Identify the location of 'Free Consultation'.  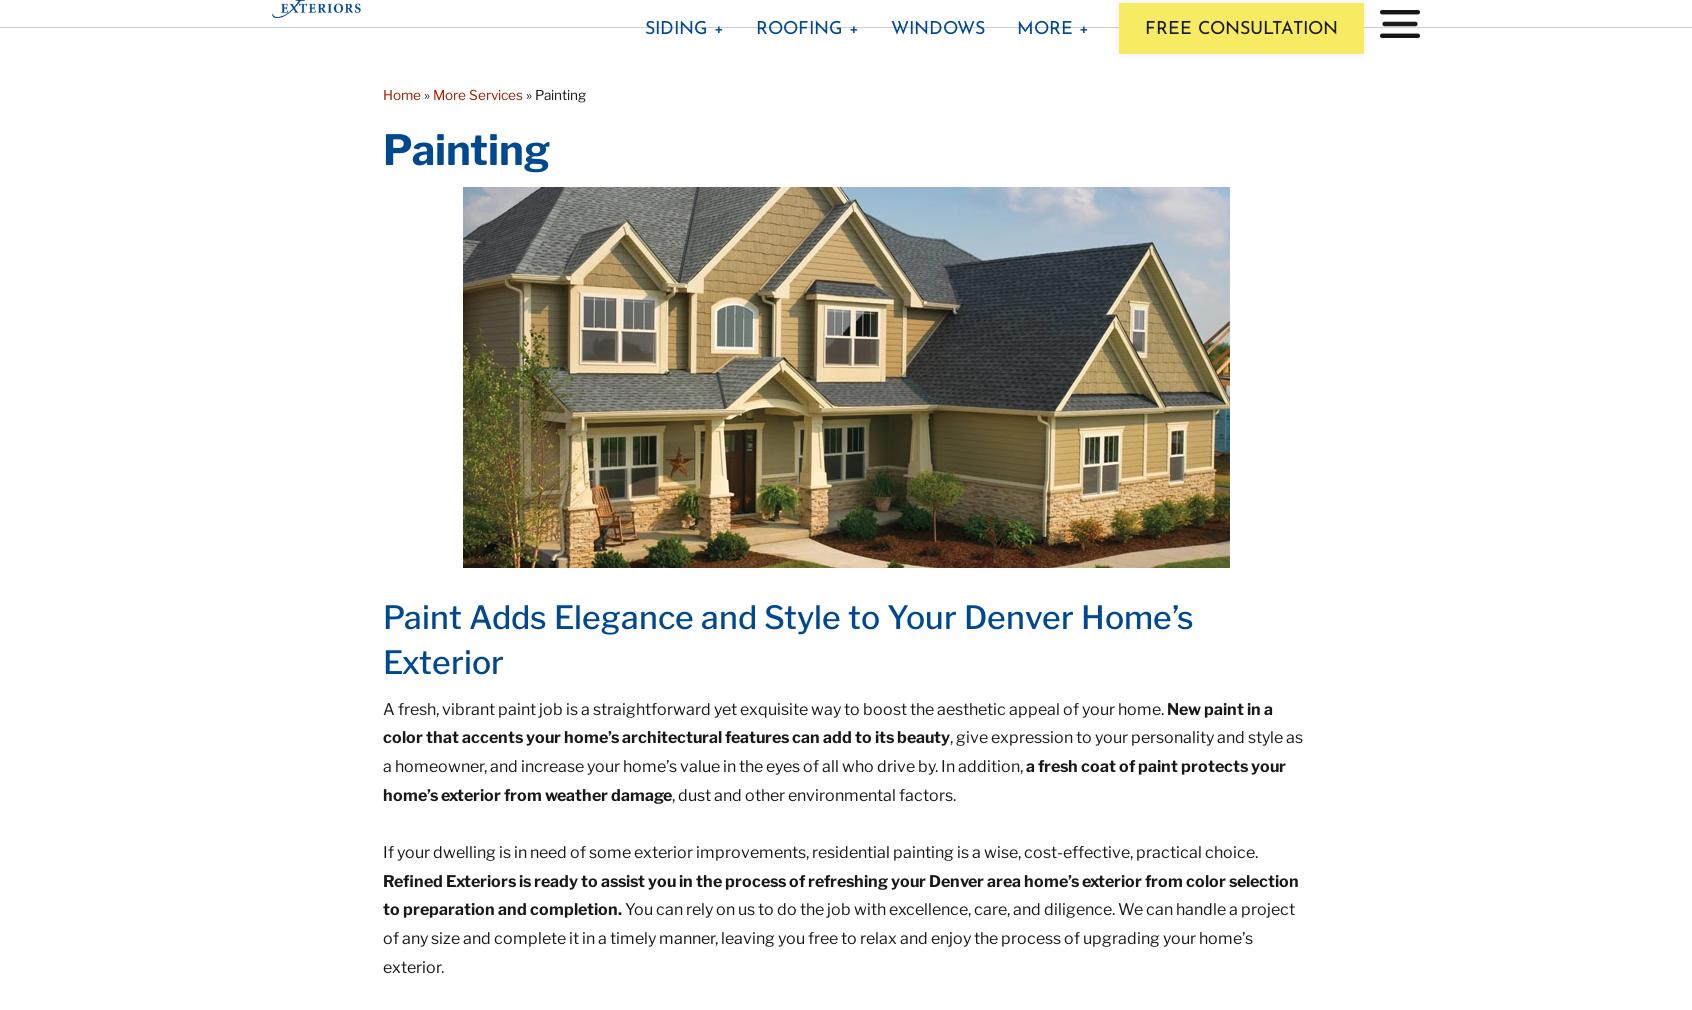
(1241, 66).